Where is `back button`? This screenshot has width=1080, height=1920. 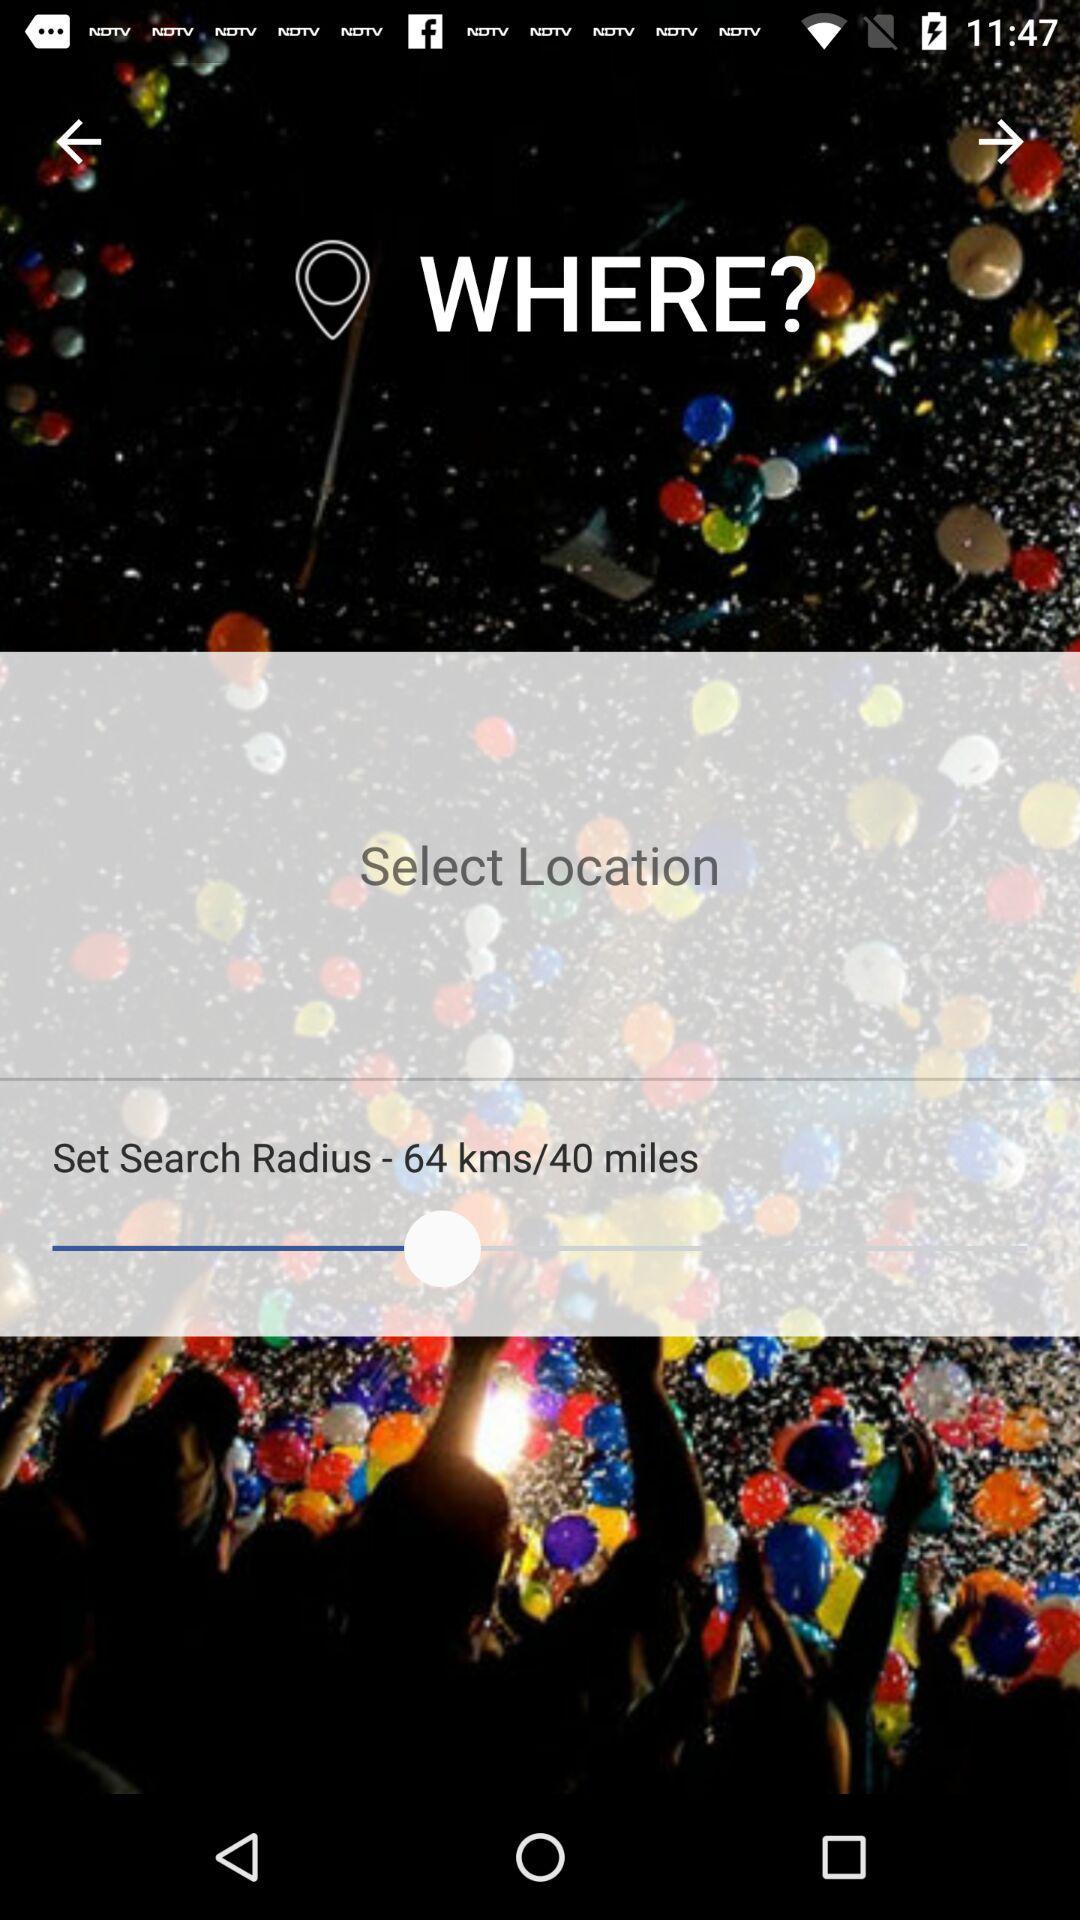
back button is located at coordinates (77, 140).